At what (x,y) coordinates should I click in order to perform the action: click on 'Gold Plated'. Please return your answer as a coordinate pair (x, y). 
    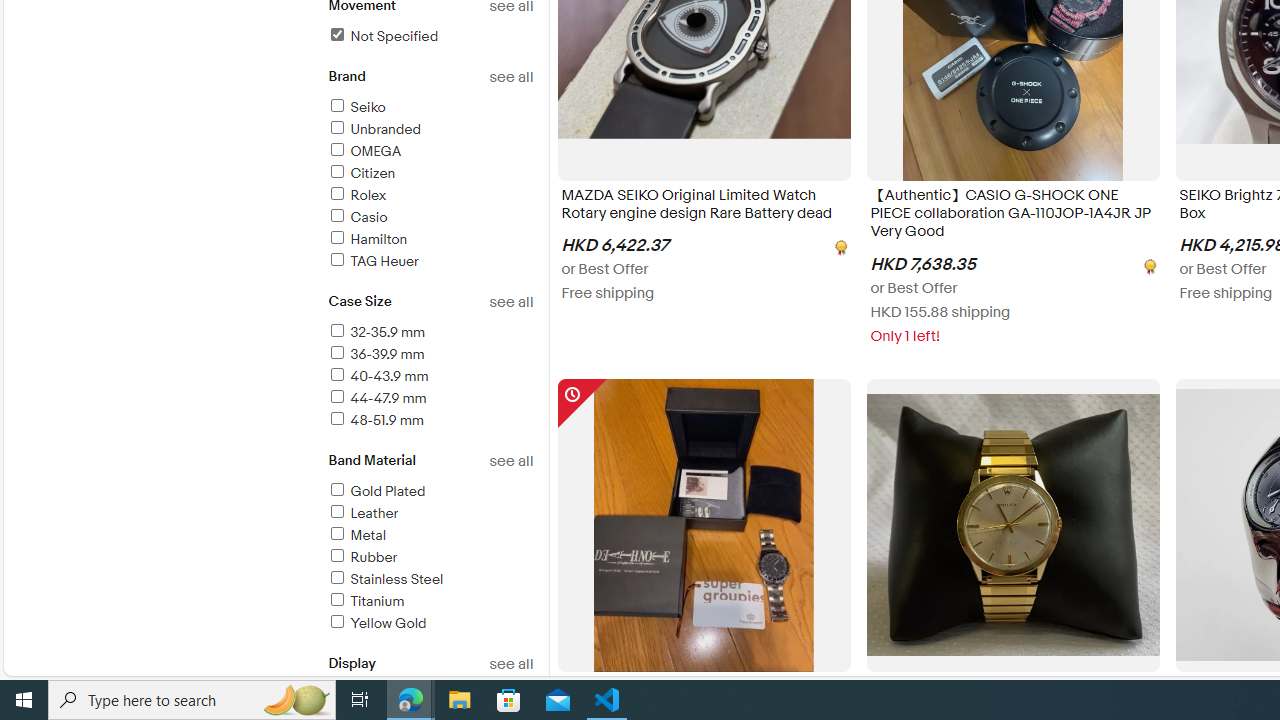
    Looking at the image, I should click on (376, 491).